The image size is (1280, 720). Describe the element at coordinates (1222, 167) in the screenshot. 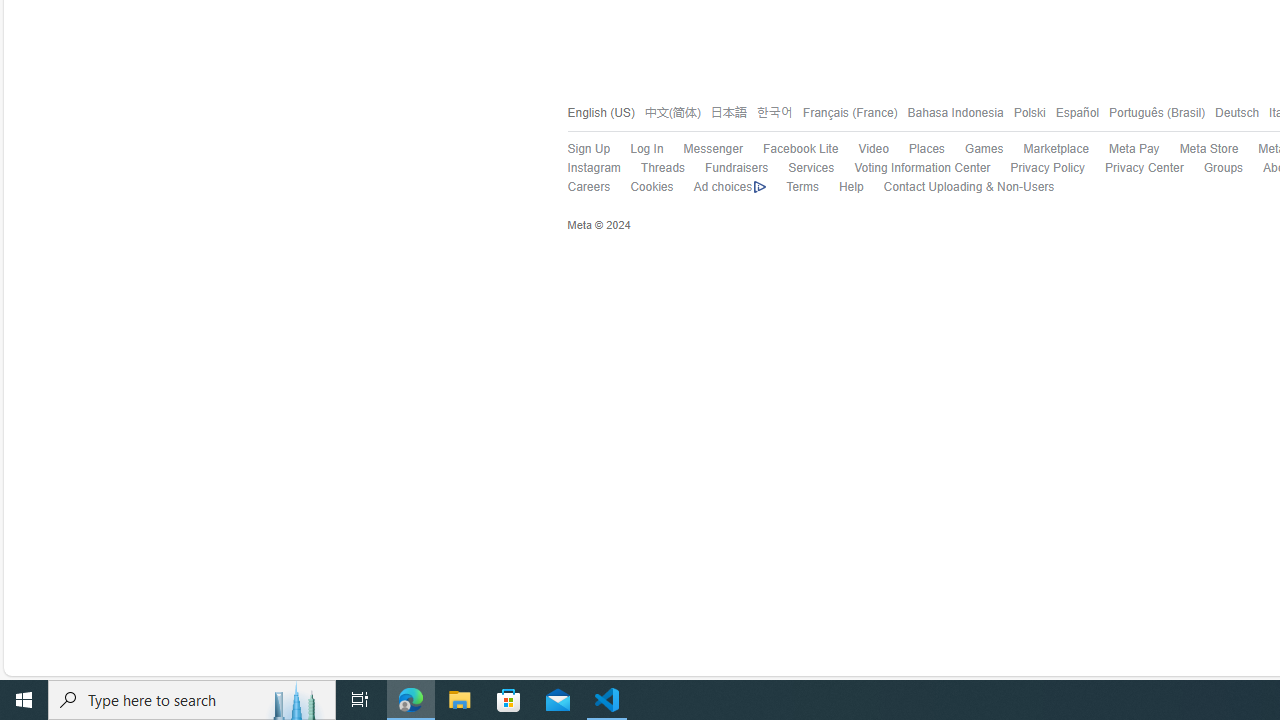

I see `'Groups'` at that location.